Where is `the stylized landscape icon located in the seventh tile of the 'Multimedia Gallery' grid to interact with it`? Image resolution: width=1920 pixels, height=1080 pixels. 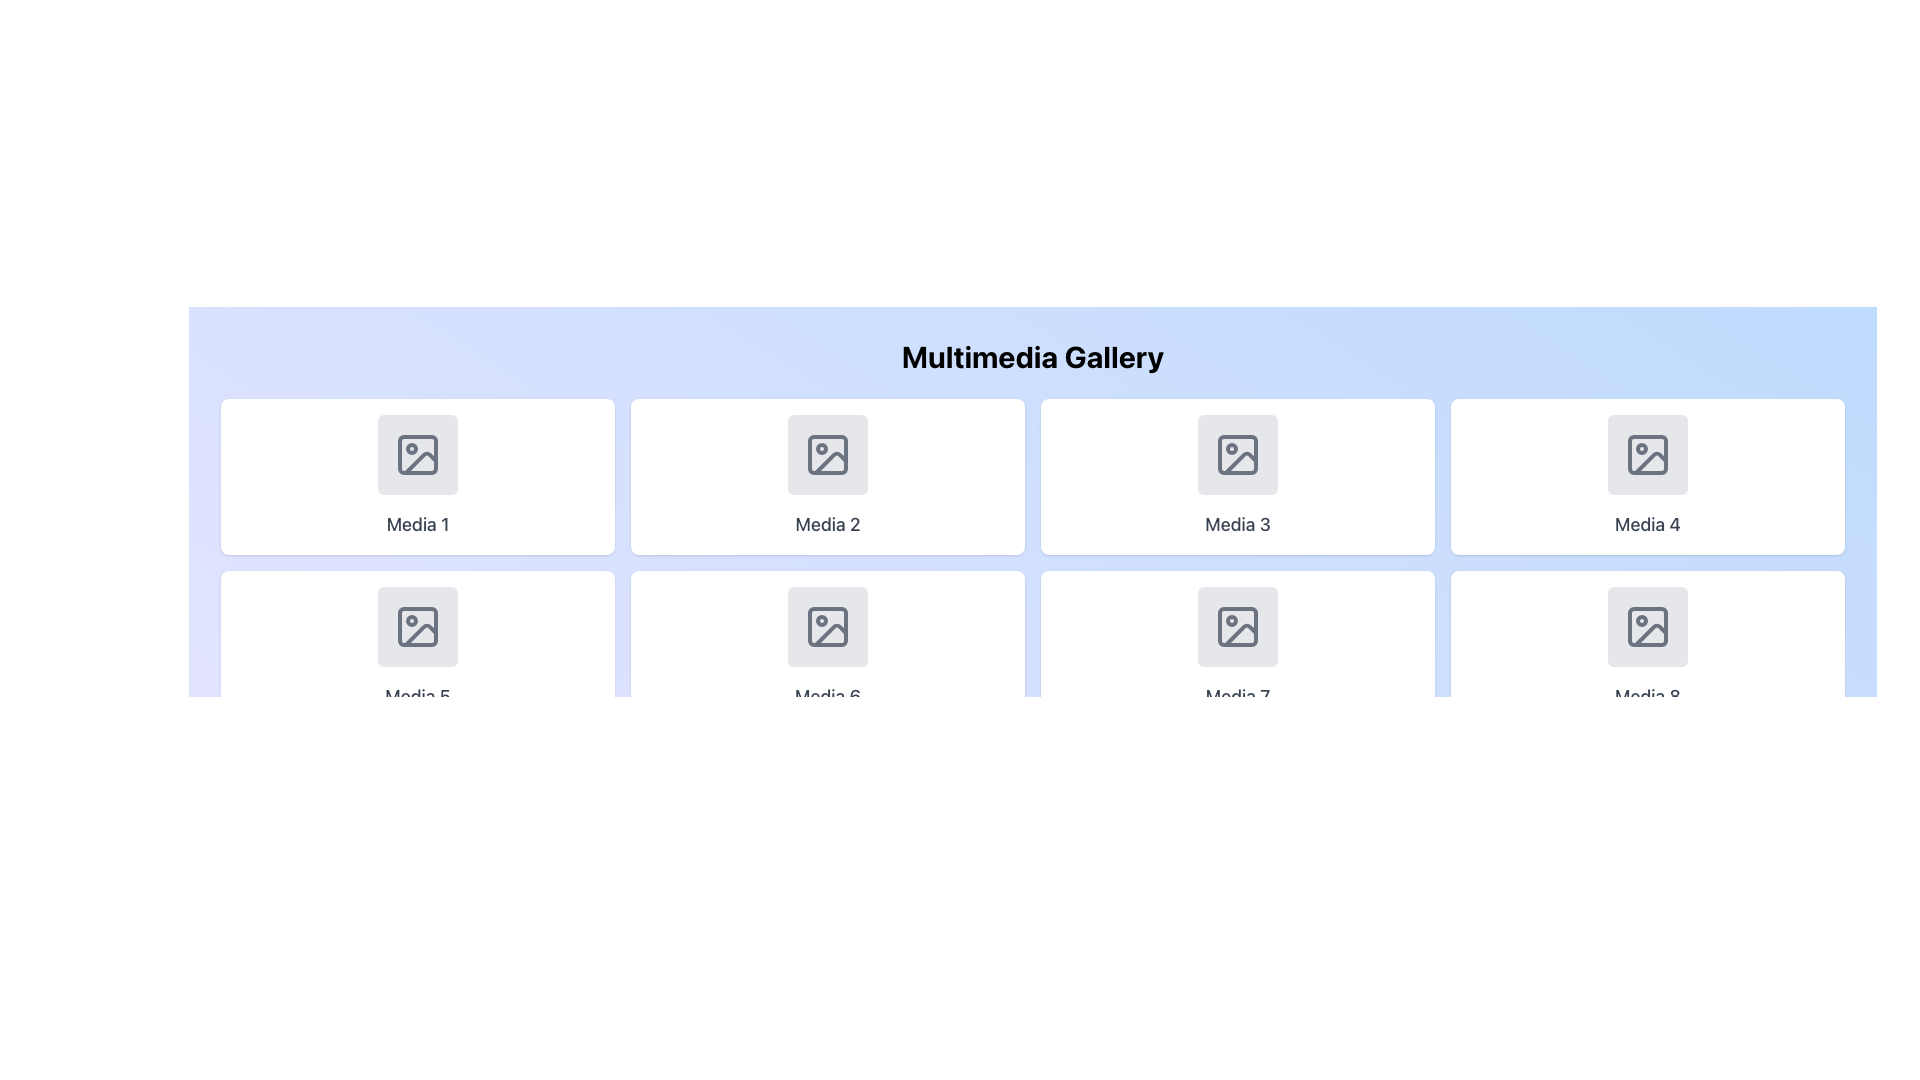
the stylized landscape icon located in the seventh tile of the 'Multimedia Gallery' grid to interact with it is located at coordinates (1237, 626).